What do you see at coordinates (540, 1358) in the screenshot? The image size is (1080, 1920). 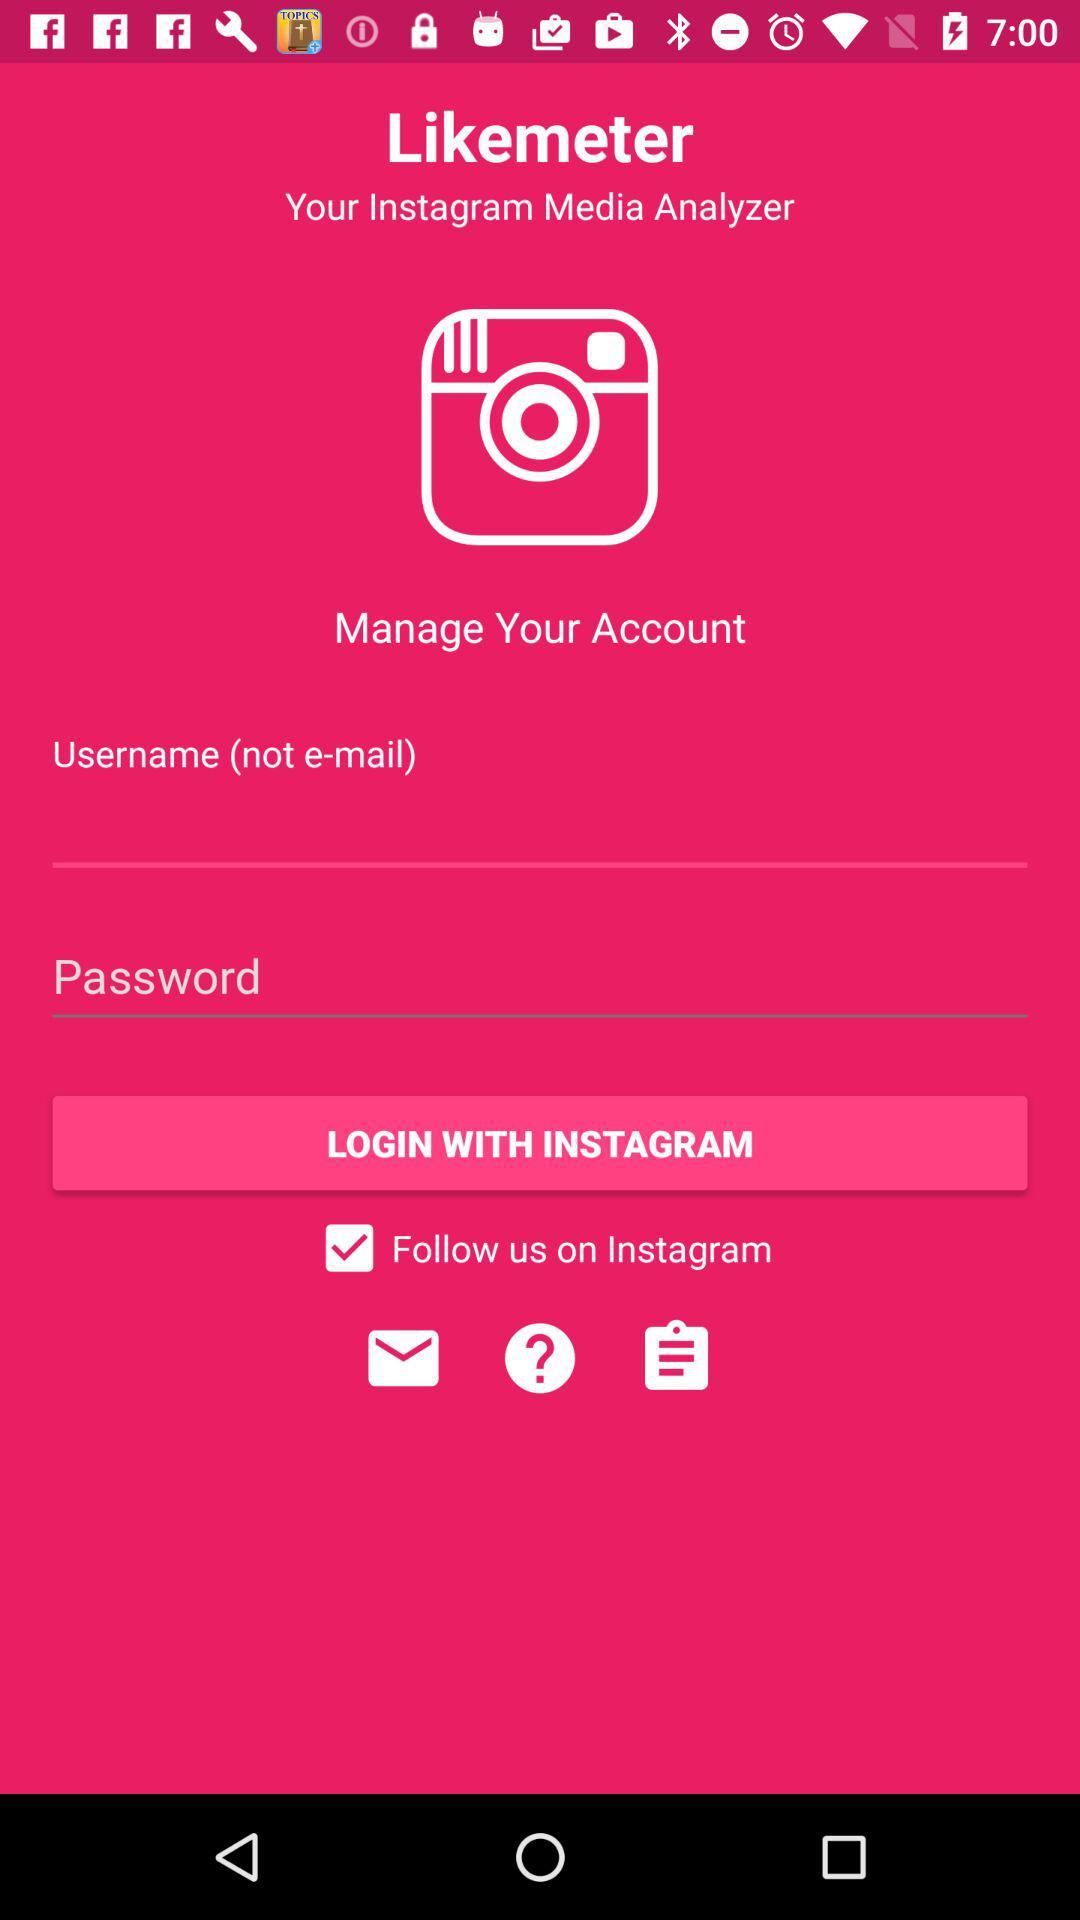 I see `help` at bounding box center [540, 1358].